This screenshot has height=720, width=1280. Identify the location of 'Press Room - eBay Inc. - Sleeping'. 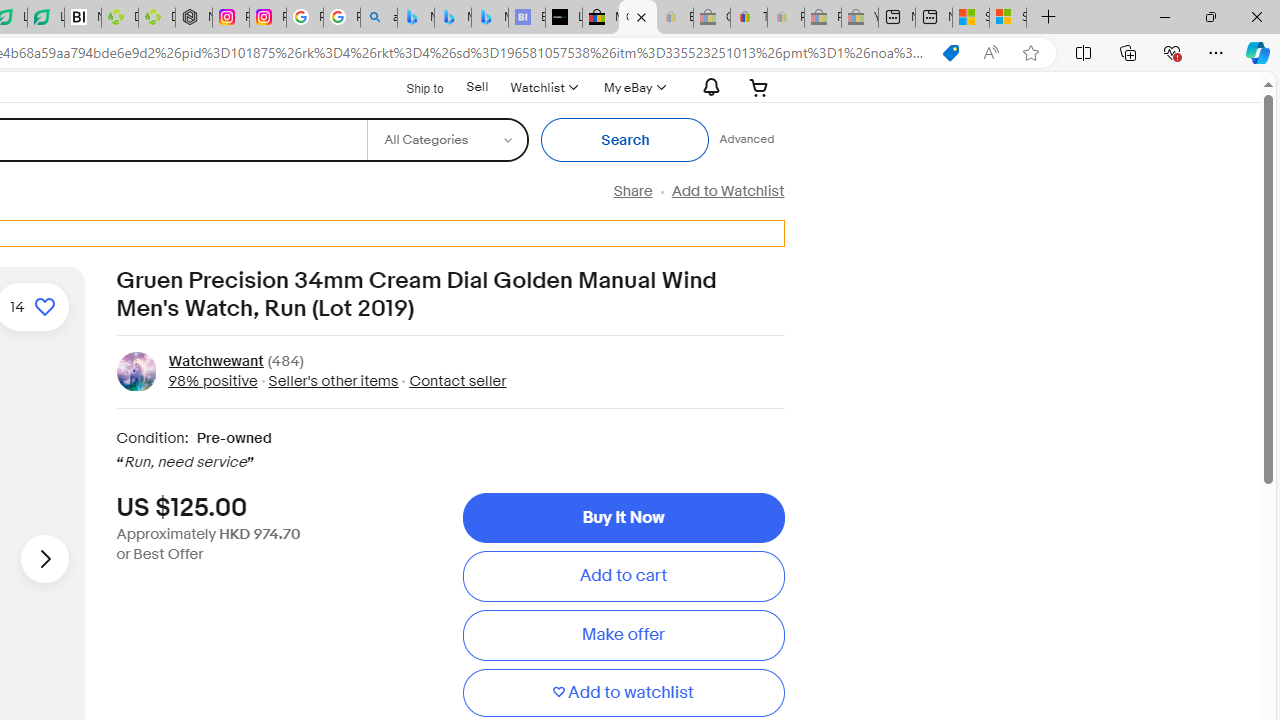
(823, 17).